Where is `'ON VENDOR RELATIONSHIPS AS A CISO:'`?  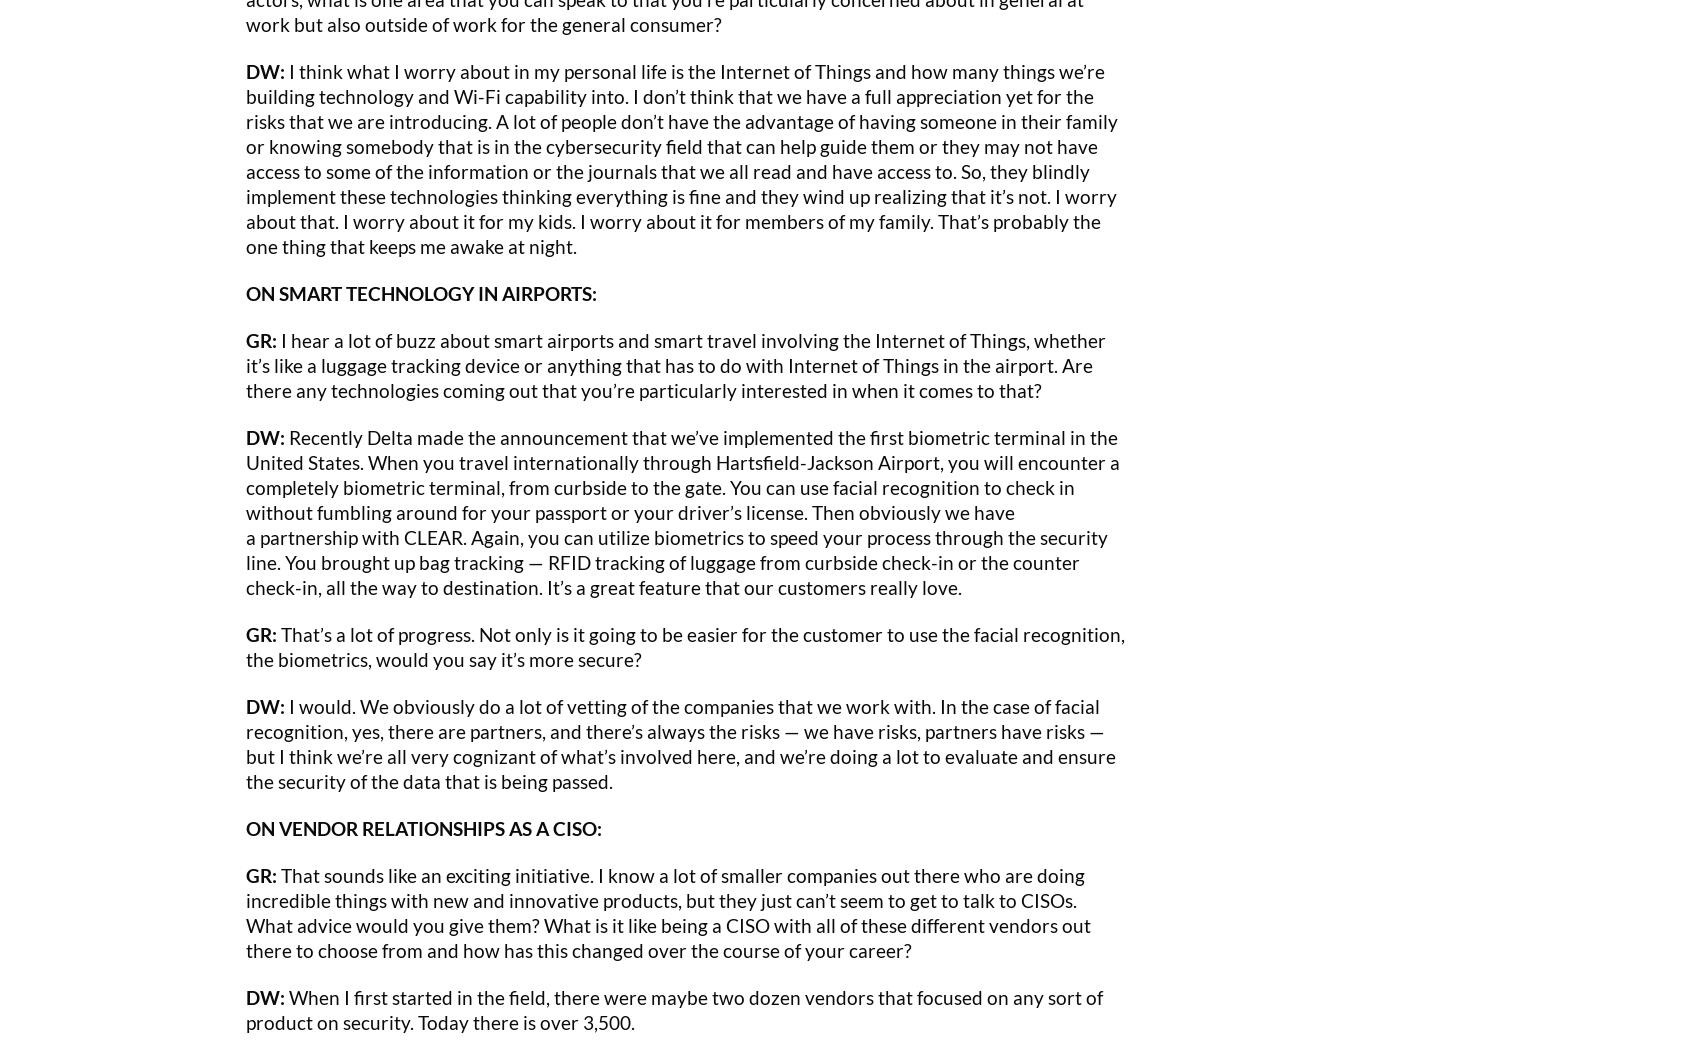
'ON VENDOR RELATIONSHIPS AS A CISO:' is located at coordinates (423, 826).